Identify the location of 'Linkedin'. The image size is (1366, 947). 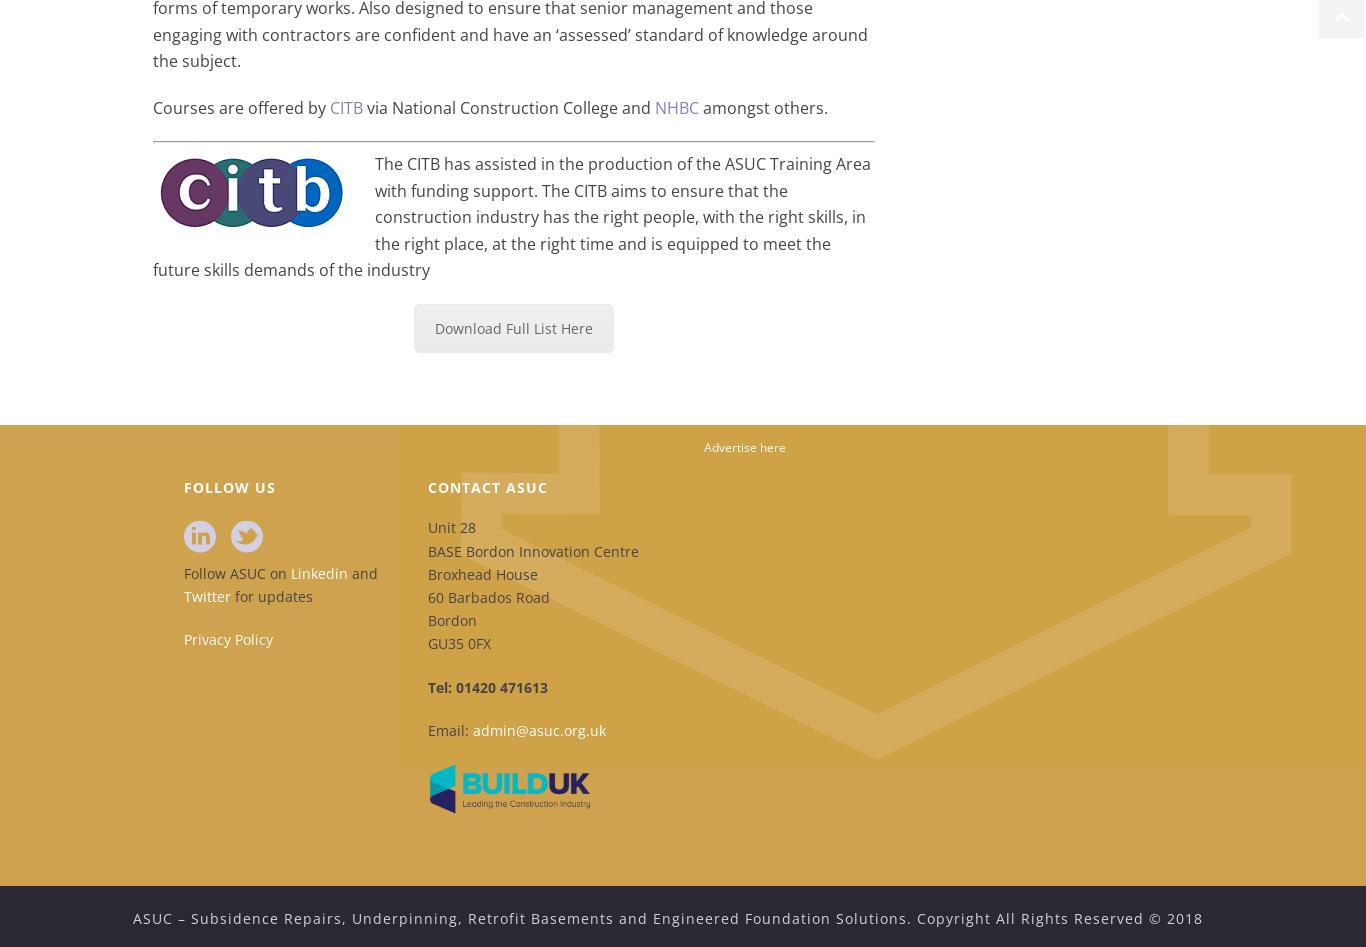
(318, 572).